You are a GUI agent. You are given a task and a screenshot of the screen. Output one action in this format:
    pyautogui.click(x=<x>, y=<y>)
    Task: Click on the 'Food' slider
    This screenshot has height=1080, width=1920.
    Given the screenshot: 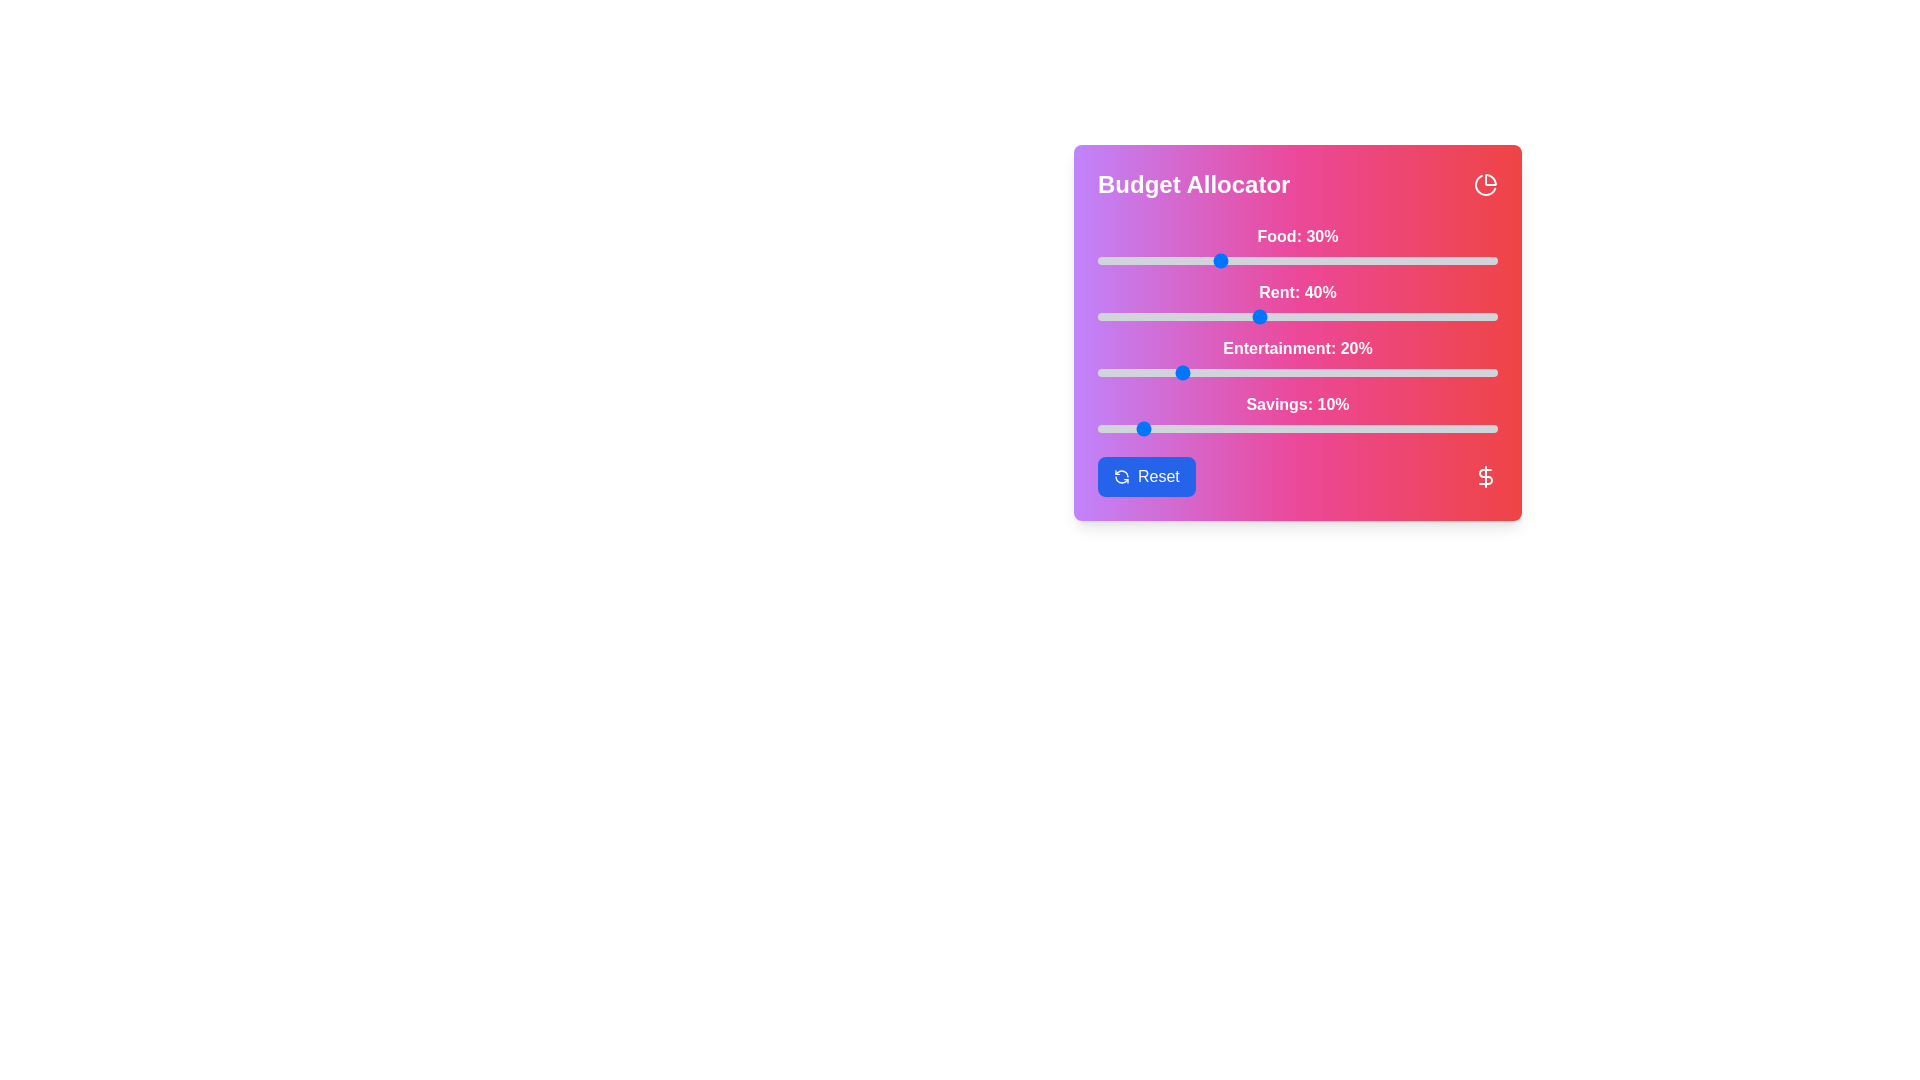 What is the action you would take?
    pyautogui.click(x=1204, y=260)
    